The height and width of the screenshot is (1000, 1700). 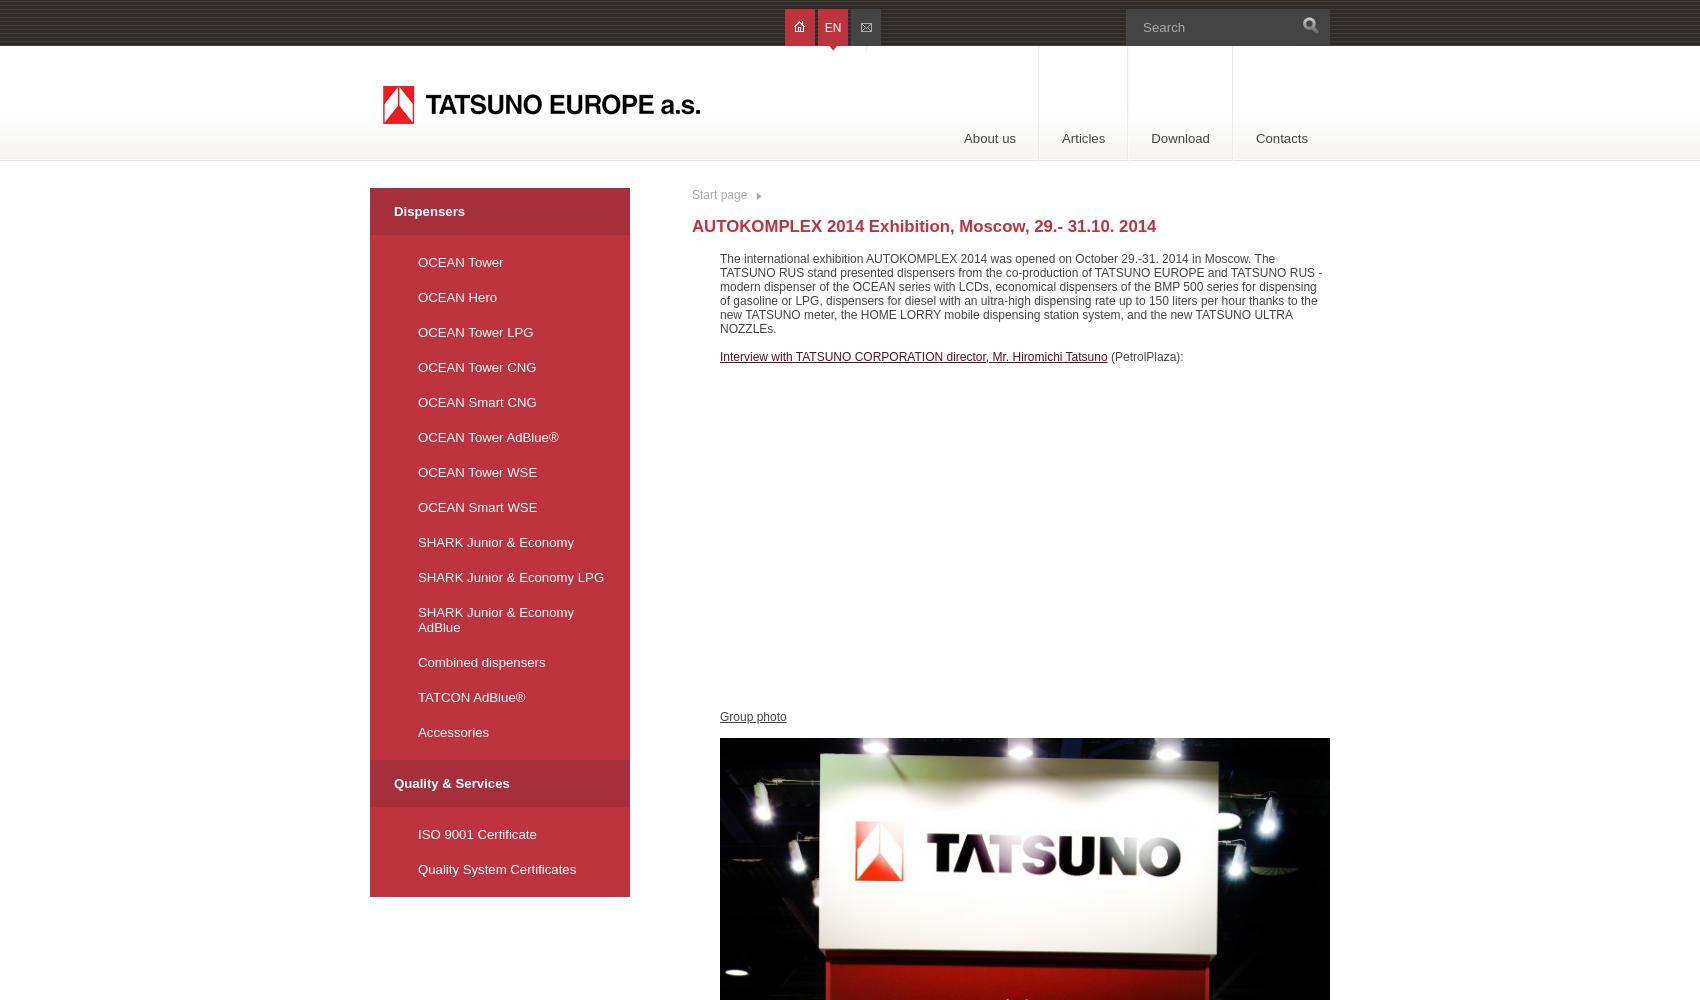 I want to click on 'Group photo', so click(x=719, y=716).